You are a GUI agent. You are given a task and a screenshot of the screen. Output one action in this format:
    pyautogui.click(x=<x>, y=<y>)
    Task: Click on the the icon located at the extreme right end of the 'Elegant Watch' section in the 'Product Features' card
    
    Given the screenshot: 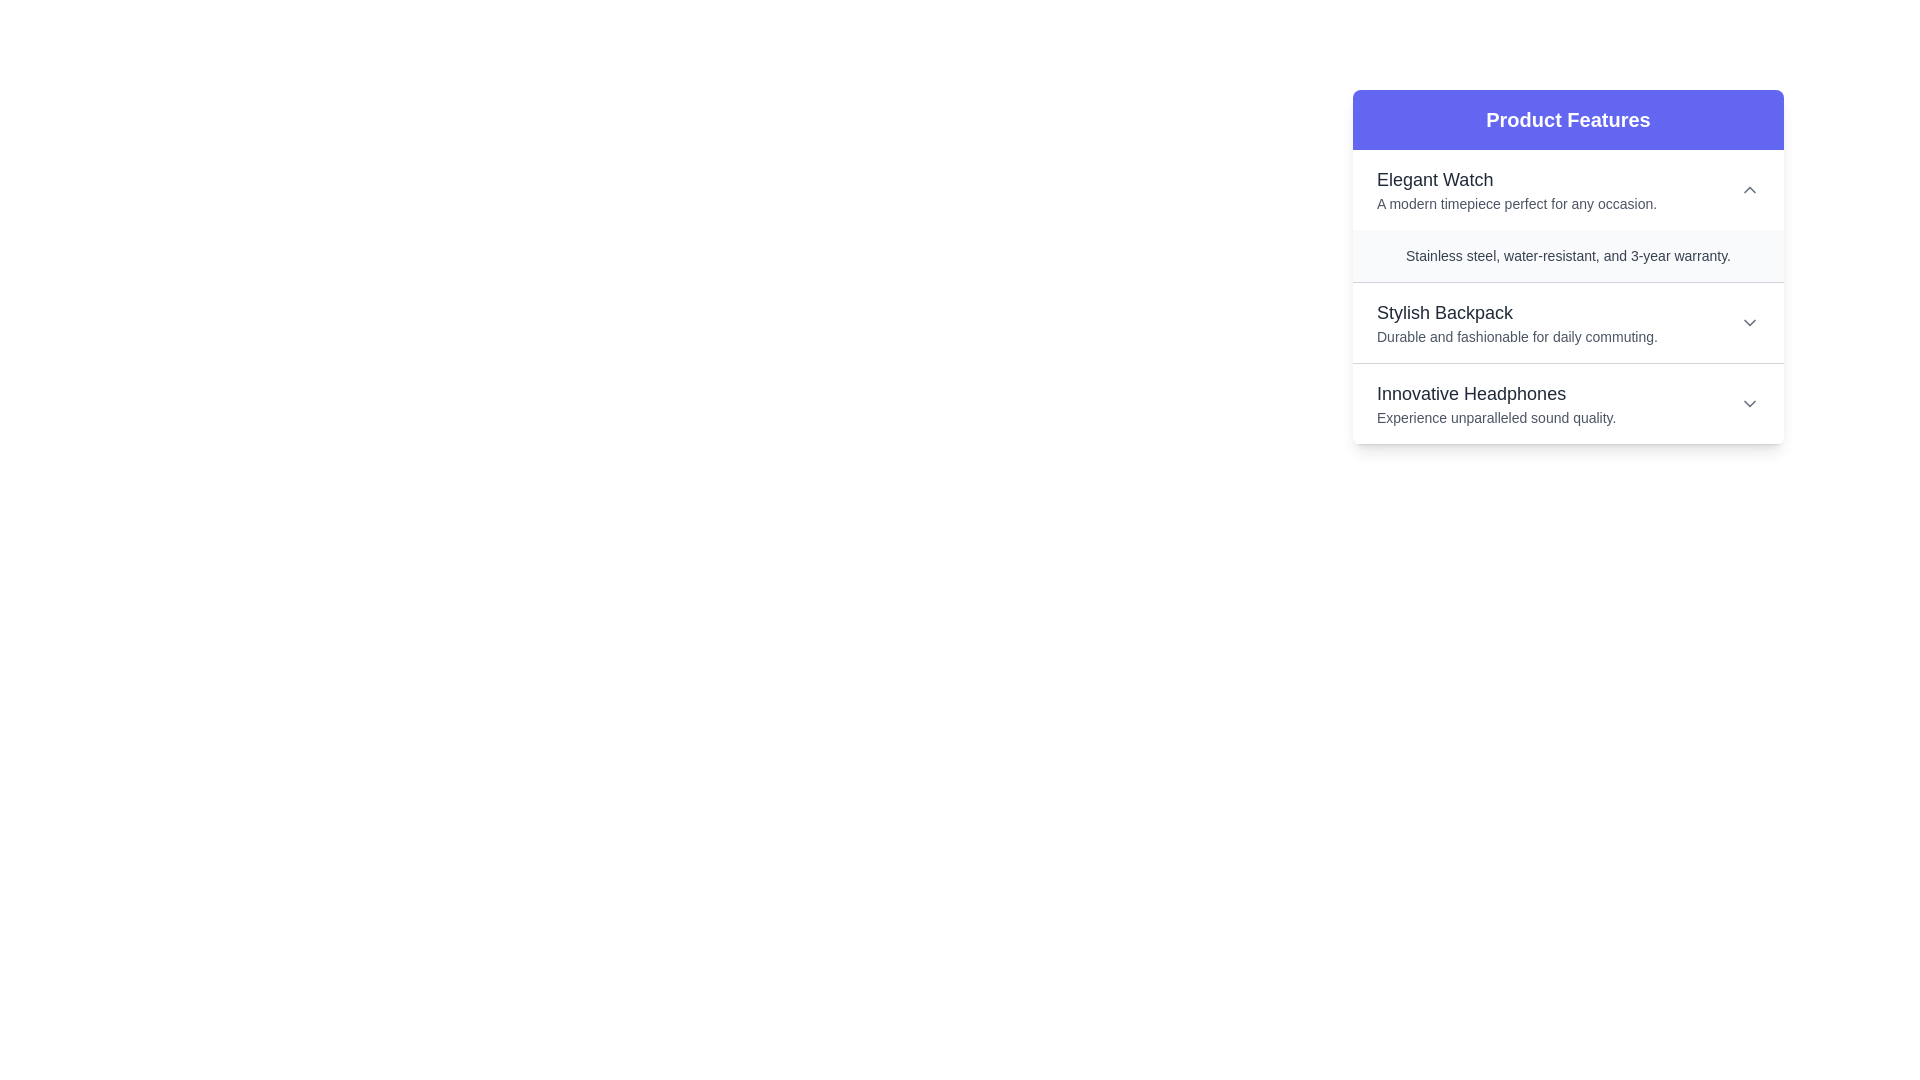 What is the action you would take?
    pyautogui.click(x=1749, y=189)
    